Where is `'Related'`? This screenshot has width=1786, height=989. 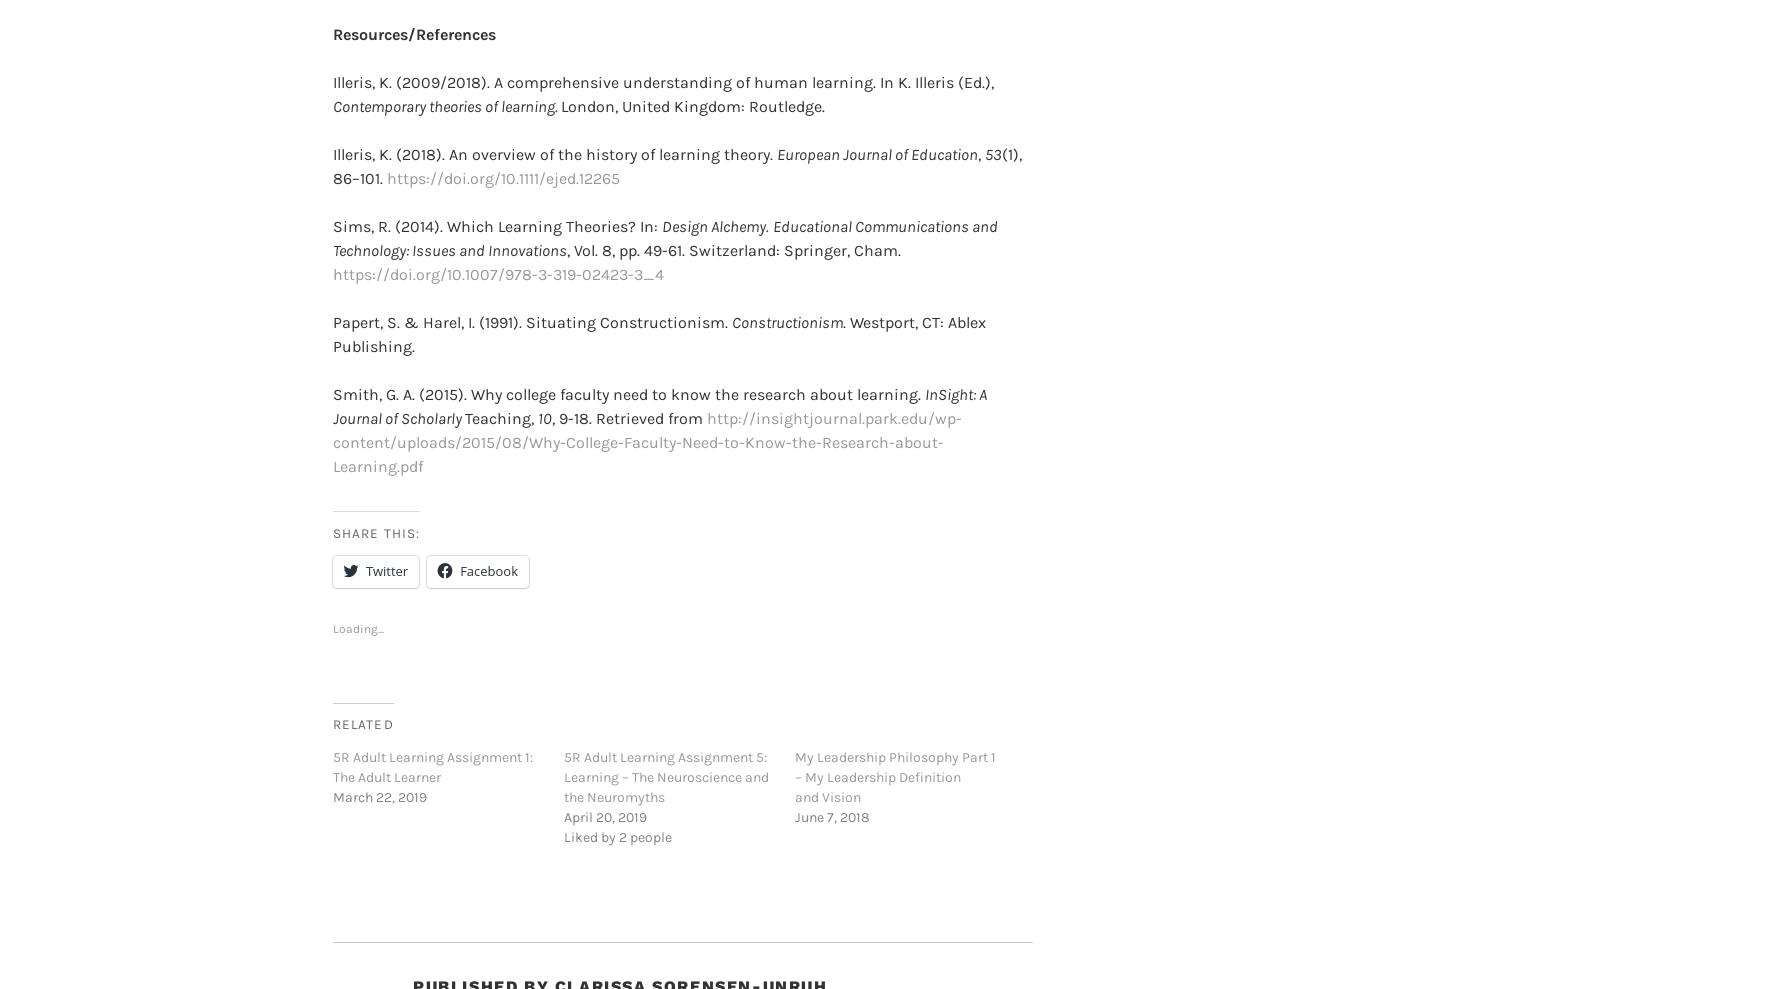
'Related' is located at coordinates (362, 691).